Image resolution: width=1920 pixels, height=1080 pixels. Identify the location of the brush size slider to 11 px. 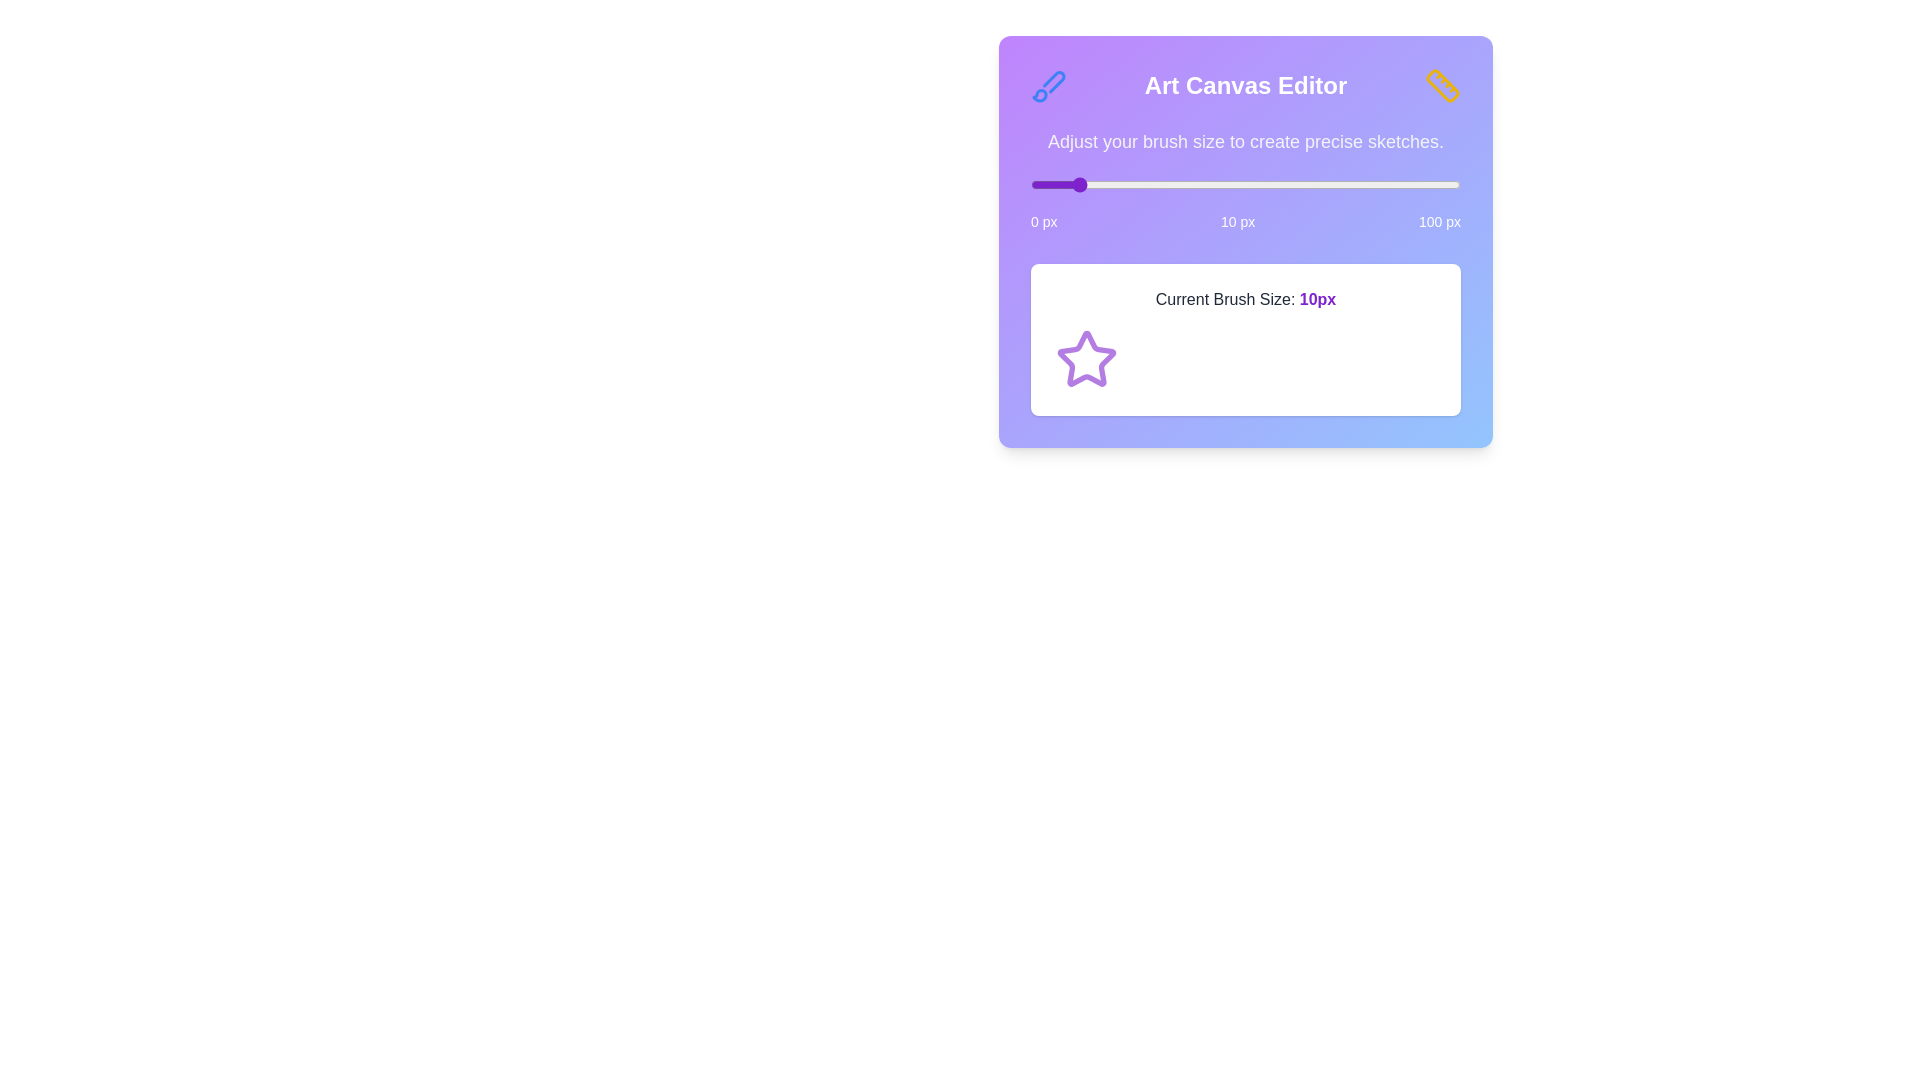
(1077, 185).